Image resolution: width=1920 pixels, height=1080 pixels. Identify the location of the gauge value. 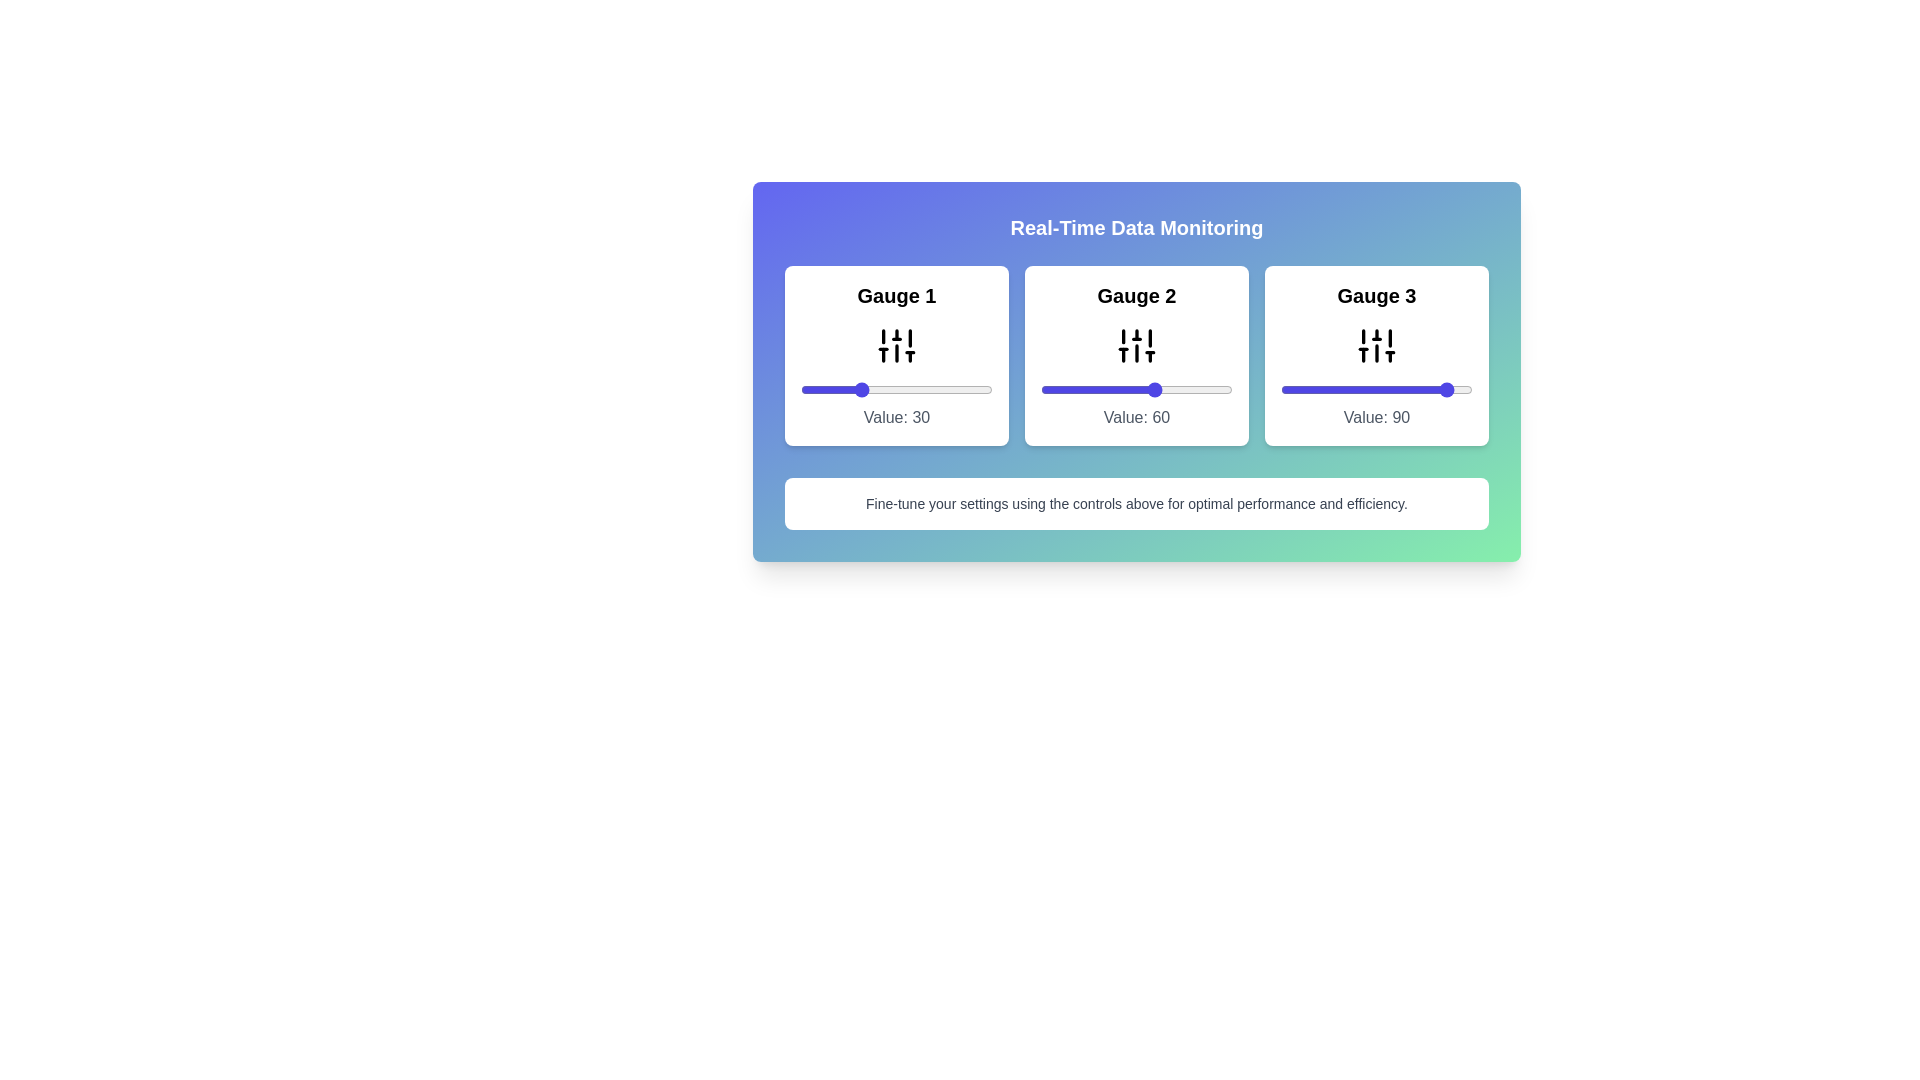
(824, 389).